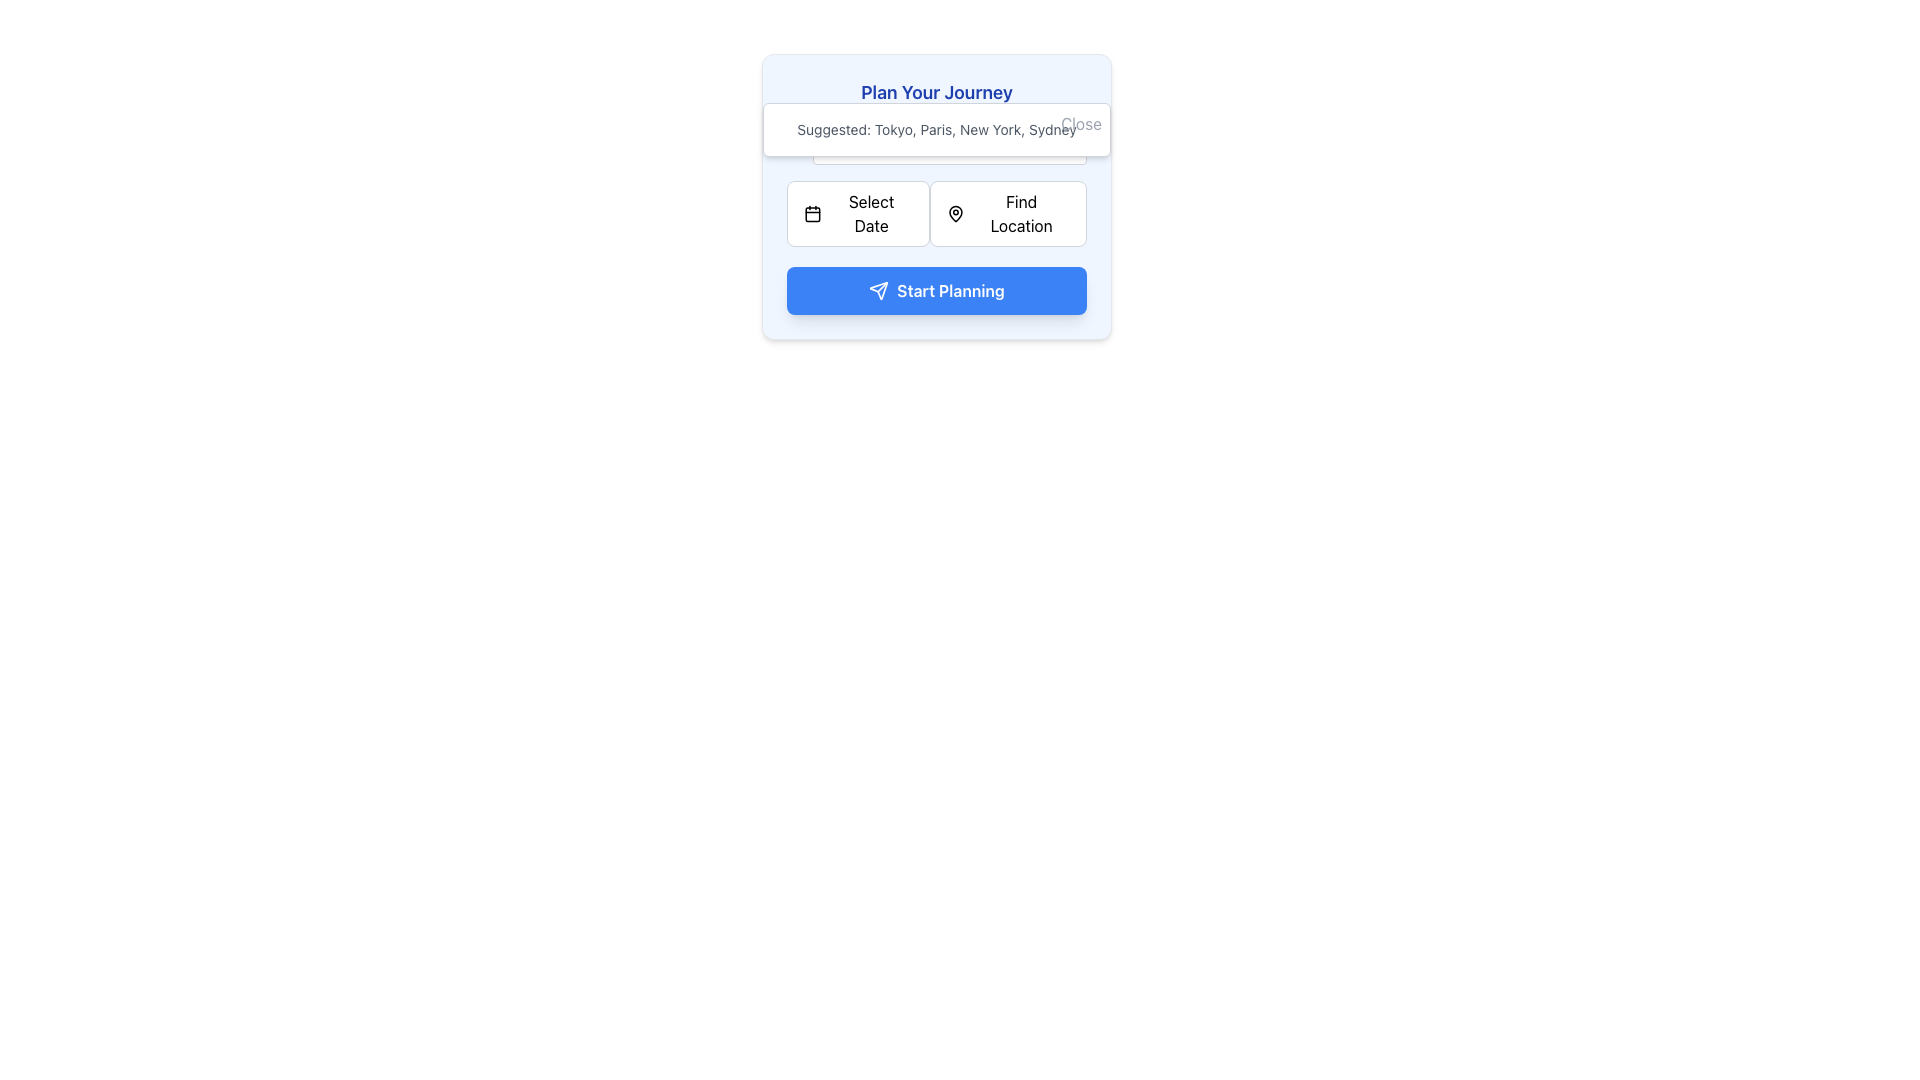 This screenshot has width=1920, height=1080. Describe the element at coordinates (949, 142) in the screenshot. I see `the Text Input Field below the 'Plan Your Journey' heading to focus and type in it` at that location.